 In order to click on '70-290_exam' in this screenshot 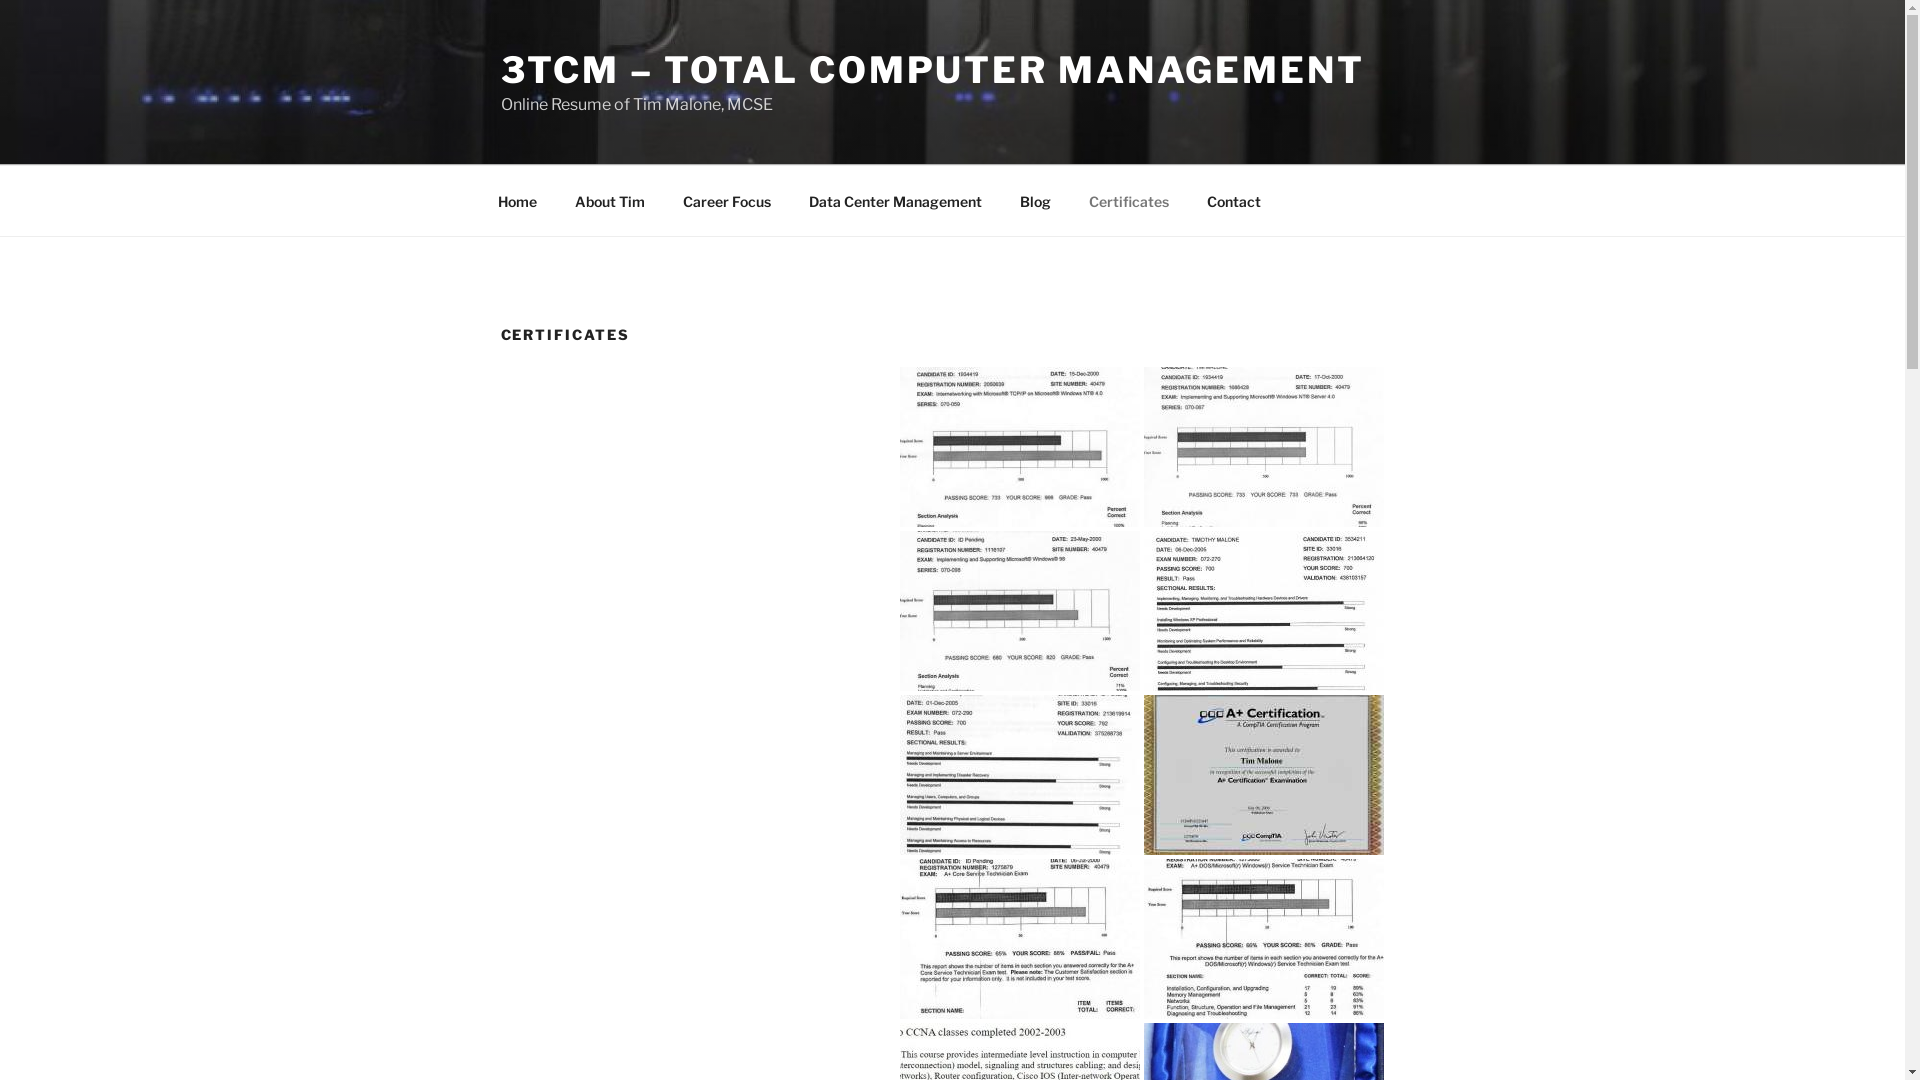, I will do `click(1019, 774)`.